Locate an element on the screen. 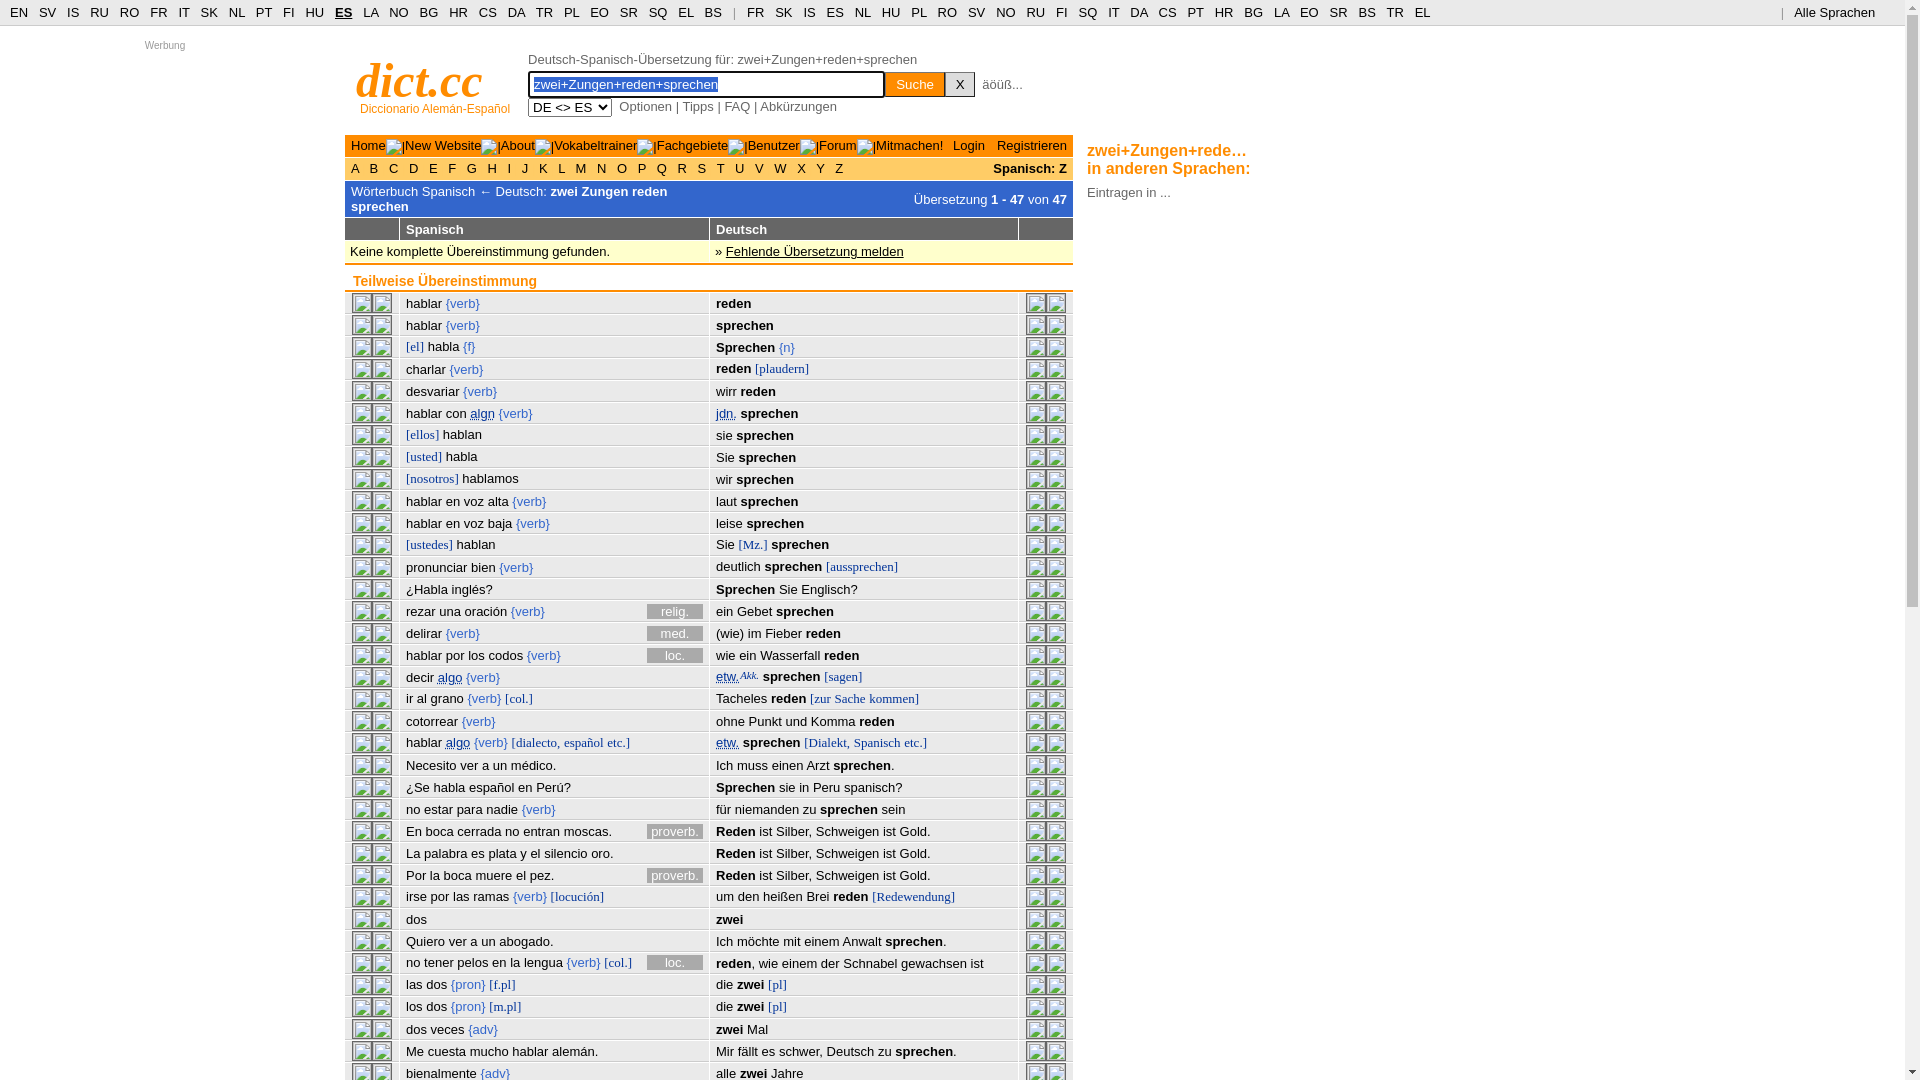 The width and height of the screenshot is (1920, 1080). 'sprechen' is located at coordinates (849, 808).